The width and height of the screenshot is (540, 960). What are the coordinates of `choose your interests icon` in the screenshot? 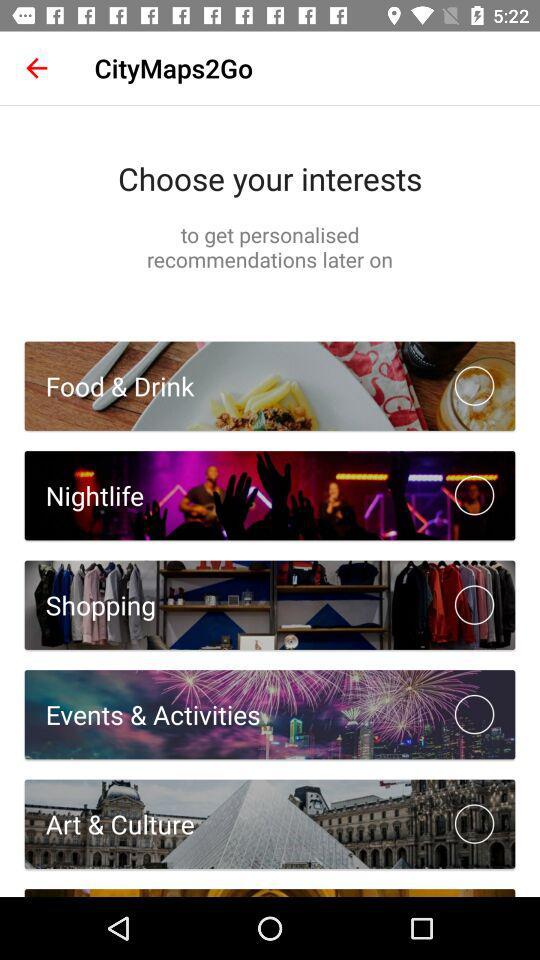 It's located at (270, 177).